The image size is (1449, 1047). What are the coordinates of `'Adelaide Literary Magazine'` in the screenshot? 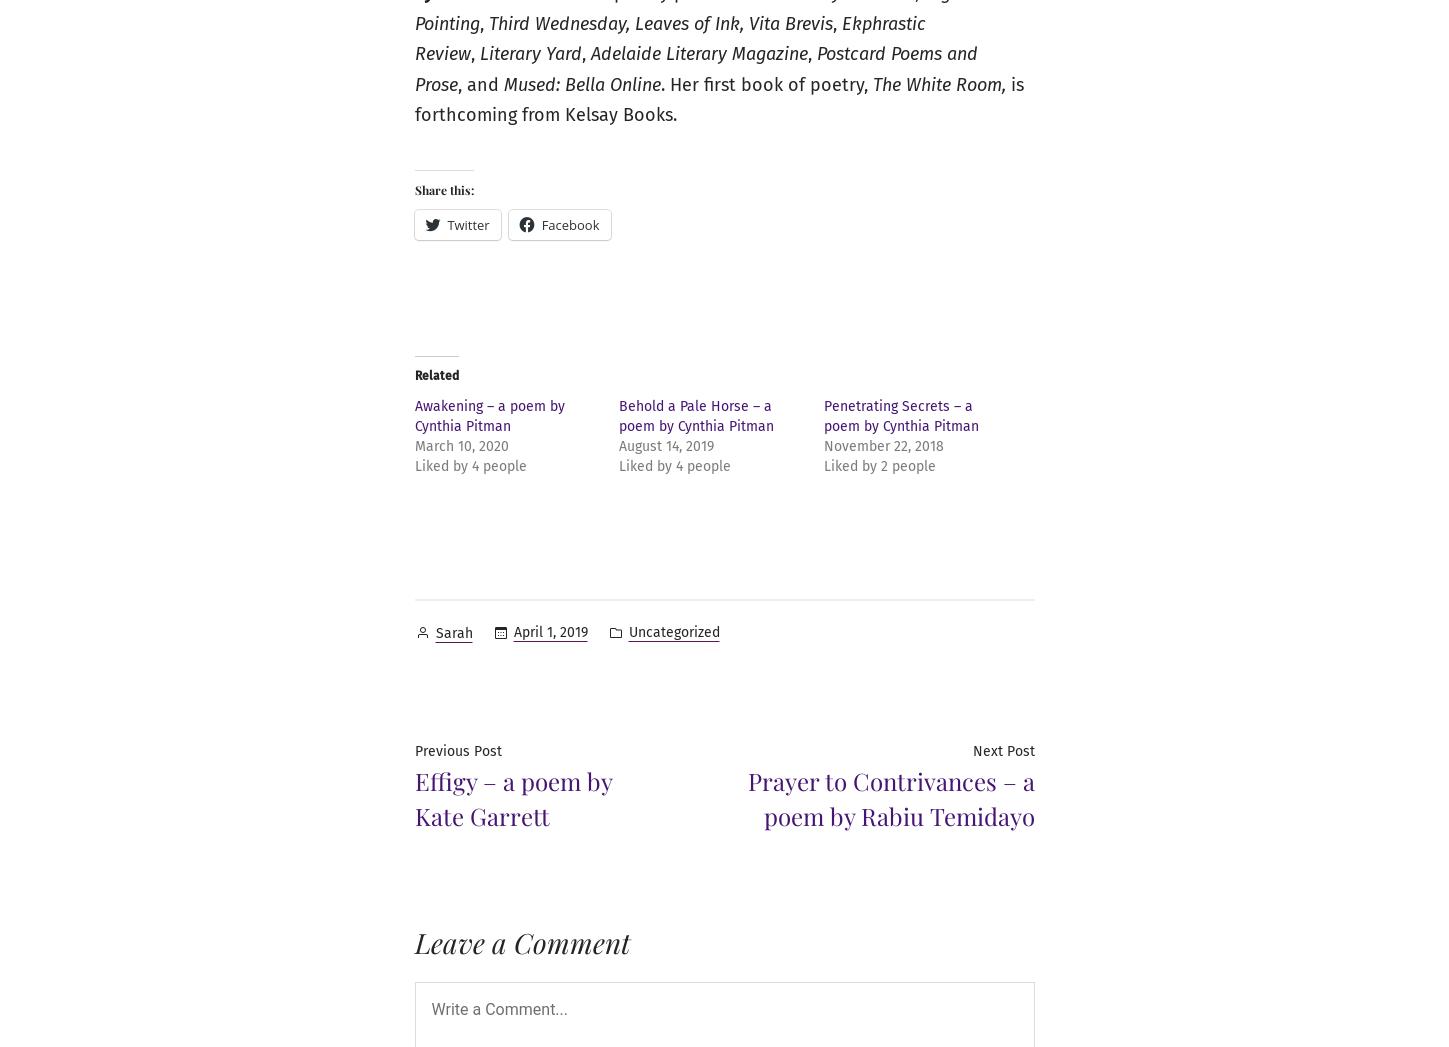 It's located at (698, 54).